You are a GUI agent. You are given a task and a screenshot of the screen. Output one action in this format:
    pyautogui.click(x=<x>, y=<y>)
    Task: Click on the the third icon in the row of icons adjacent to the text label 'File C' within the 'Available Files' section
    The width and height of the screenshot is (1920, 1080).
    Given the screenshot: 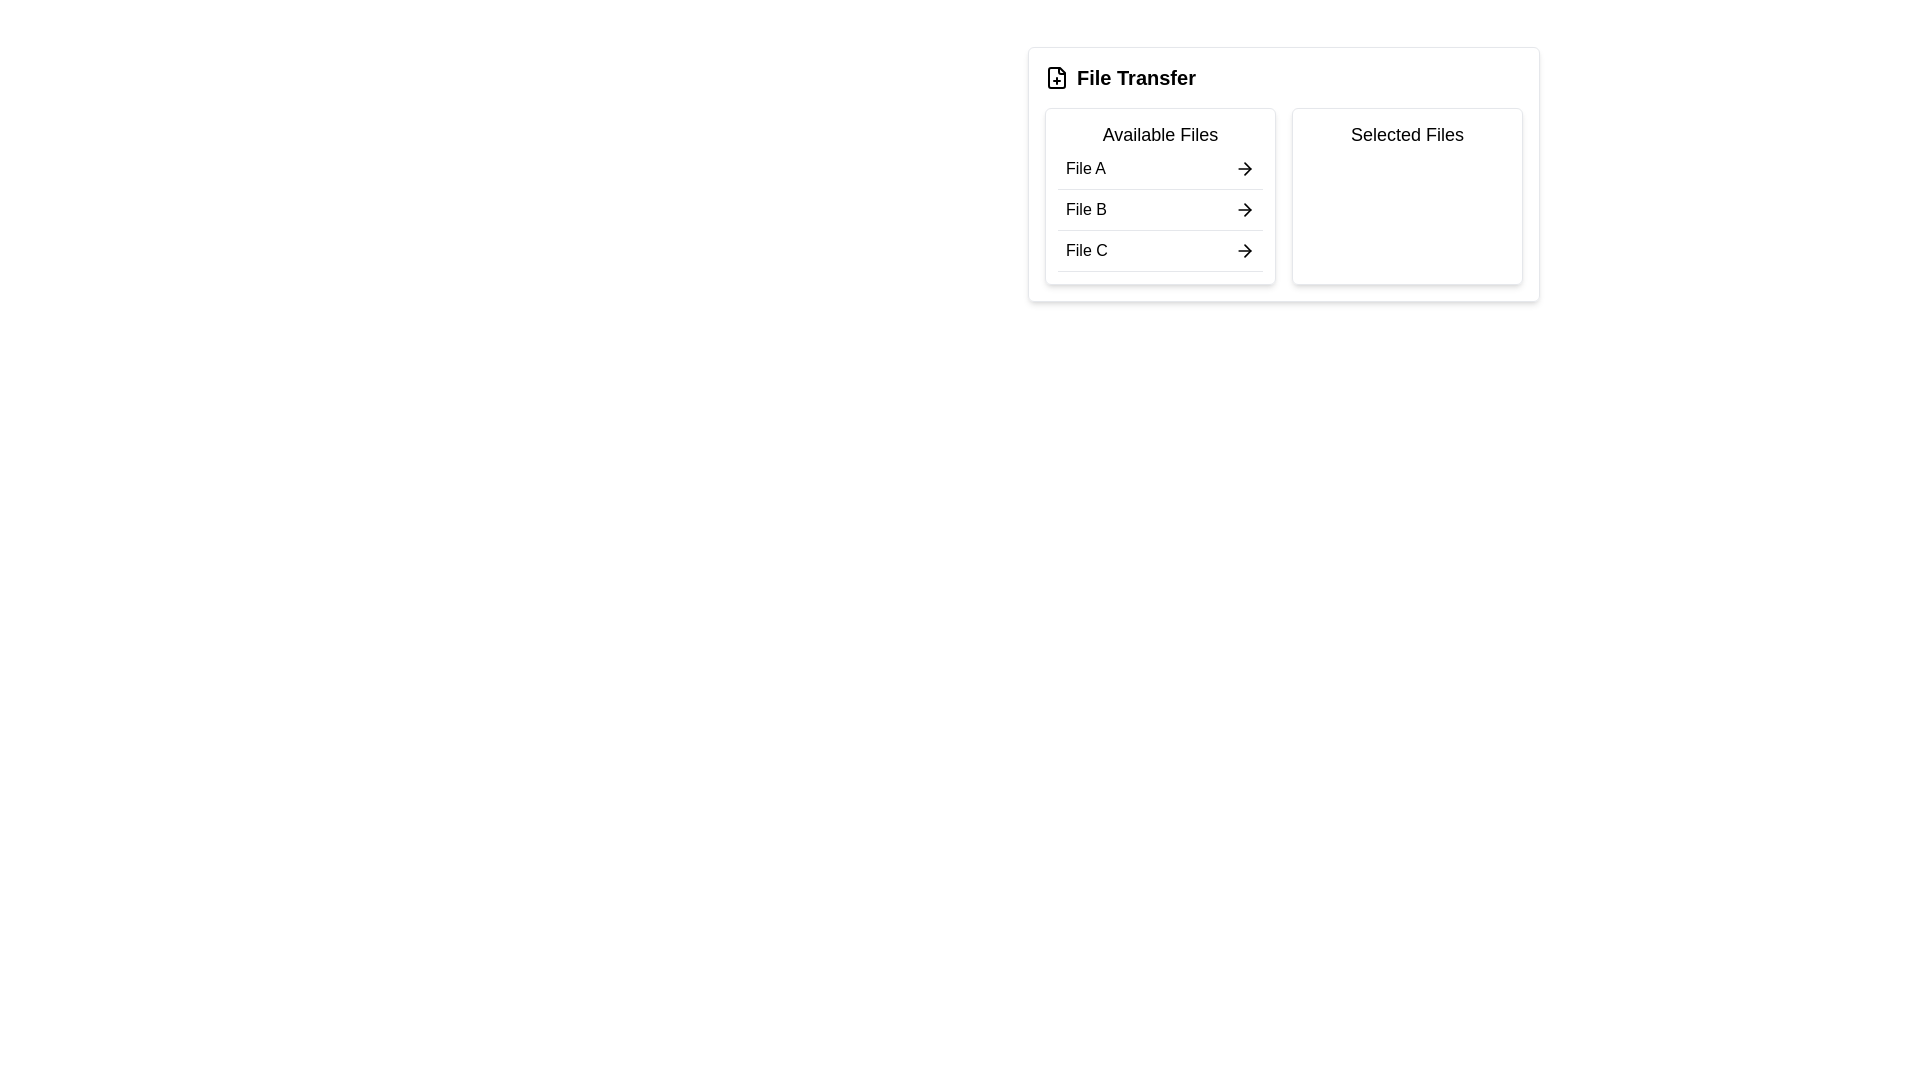 What is the action you would take?
    pyautogui.click(x=1247, y=249)
    